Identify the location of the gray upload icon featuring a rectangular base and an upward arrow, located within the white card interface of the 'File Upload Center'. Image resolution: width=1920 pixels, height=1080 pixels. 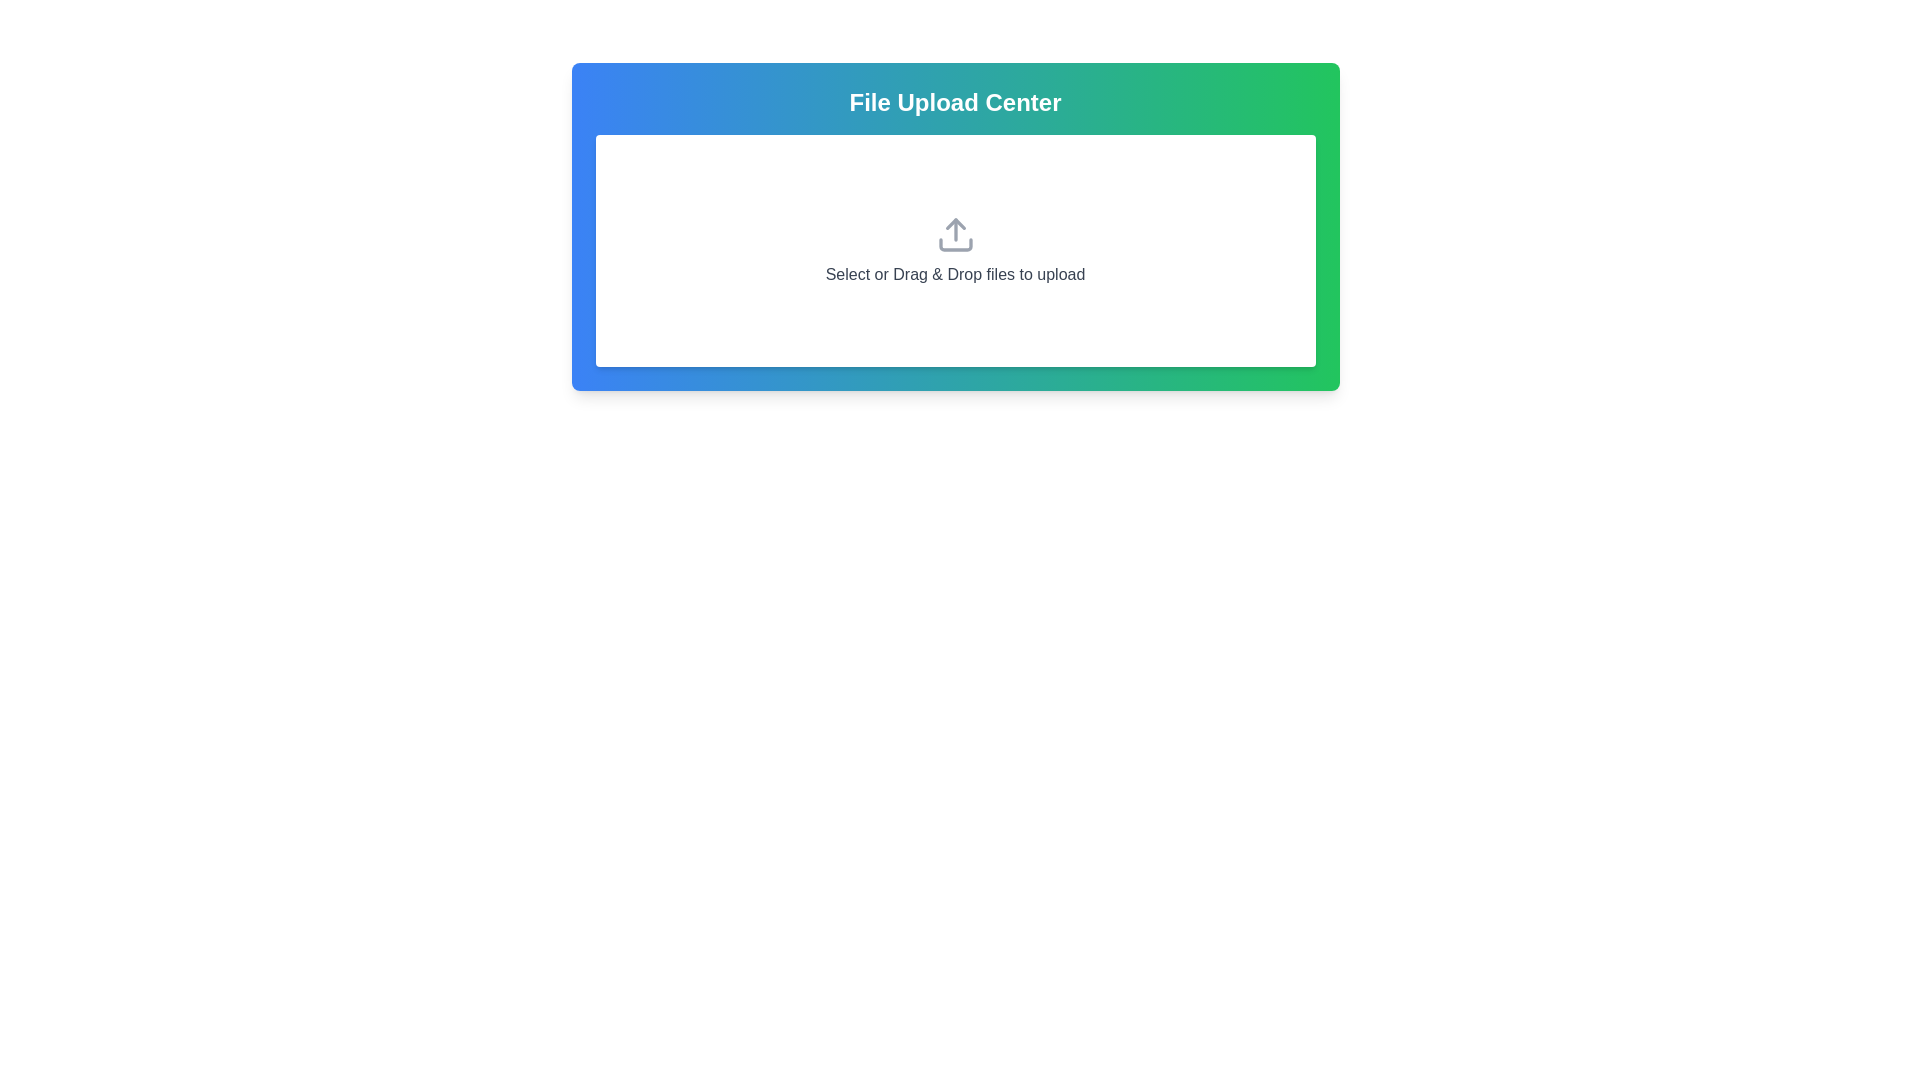
(954, 234).